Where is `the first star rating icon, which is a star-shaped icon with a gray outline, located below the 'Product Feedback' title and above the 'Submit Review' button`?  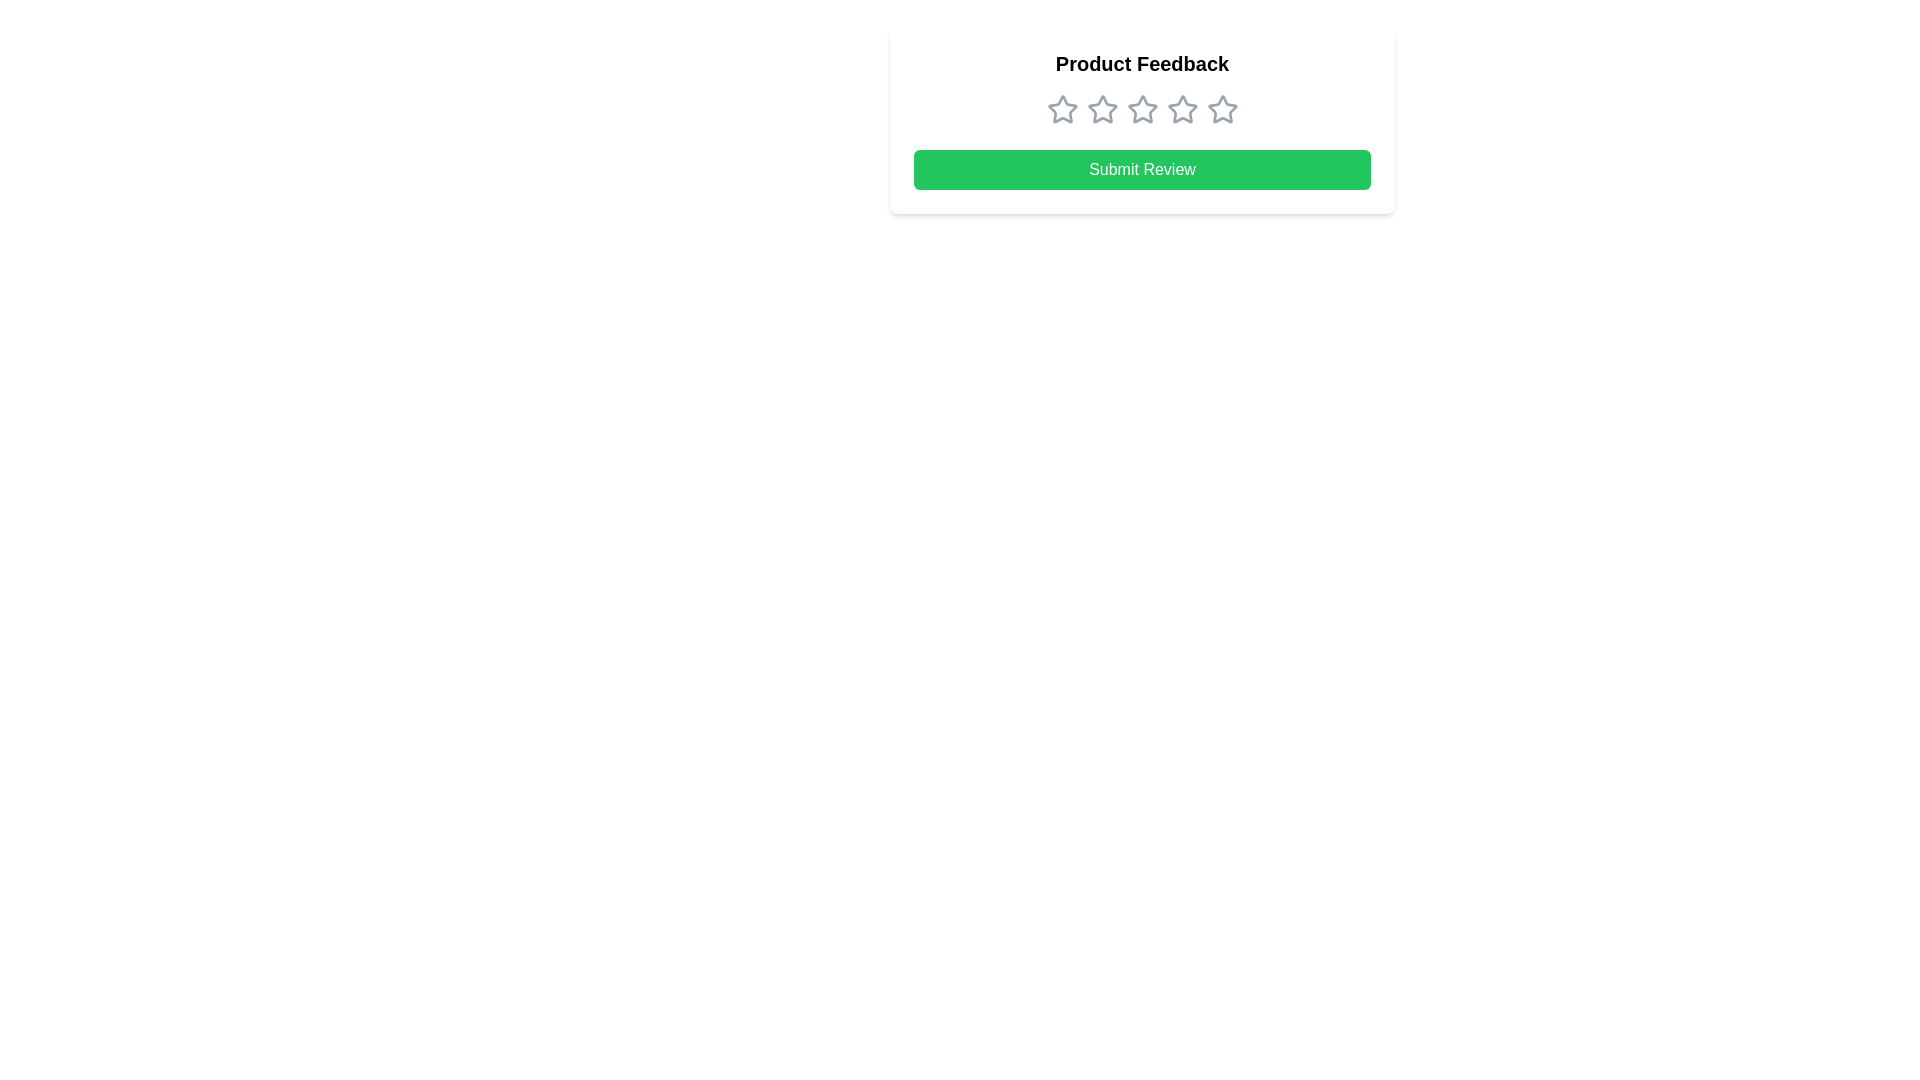 the first star rating icon, which is a star-shaped icon with a gray outline, located below the 'Product Feedback' title and above the 'Submit Review' button is located at coordinates (1061, 110).